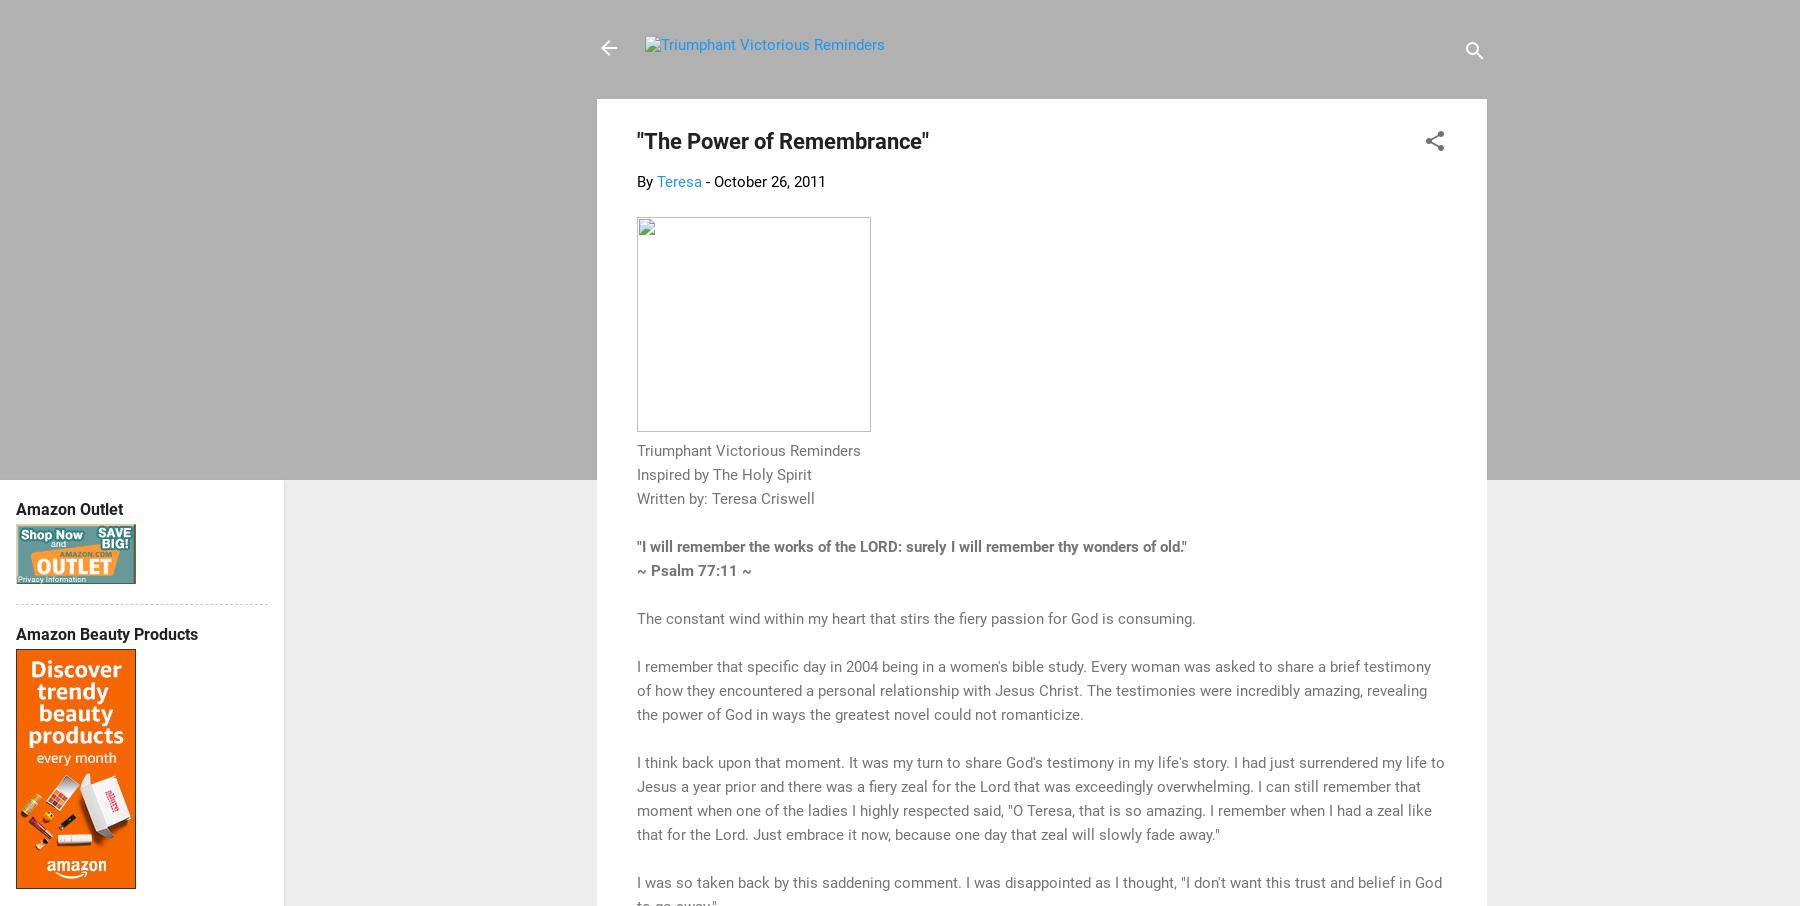  I want to click on 'I think back upon that moment. It was my turn to share God's testimony in my life's story. I had just surrendered my life to Jesus a year prior and there was a fiery zeal for the Lord that was exceedingly overwhelming.  I can still remember that moment when one of the ladies I highly respected said, "O Teresa, that is so amazing.  I remember when I had a zeal like that for the Lord.  Just embrace it now, because one day that zeal will slowly fade away."', so click(1040, 798).